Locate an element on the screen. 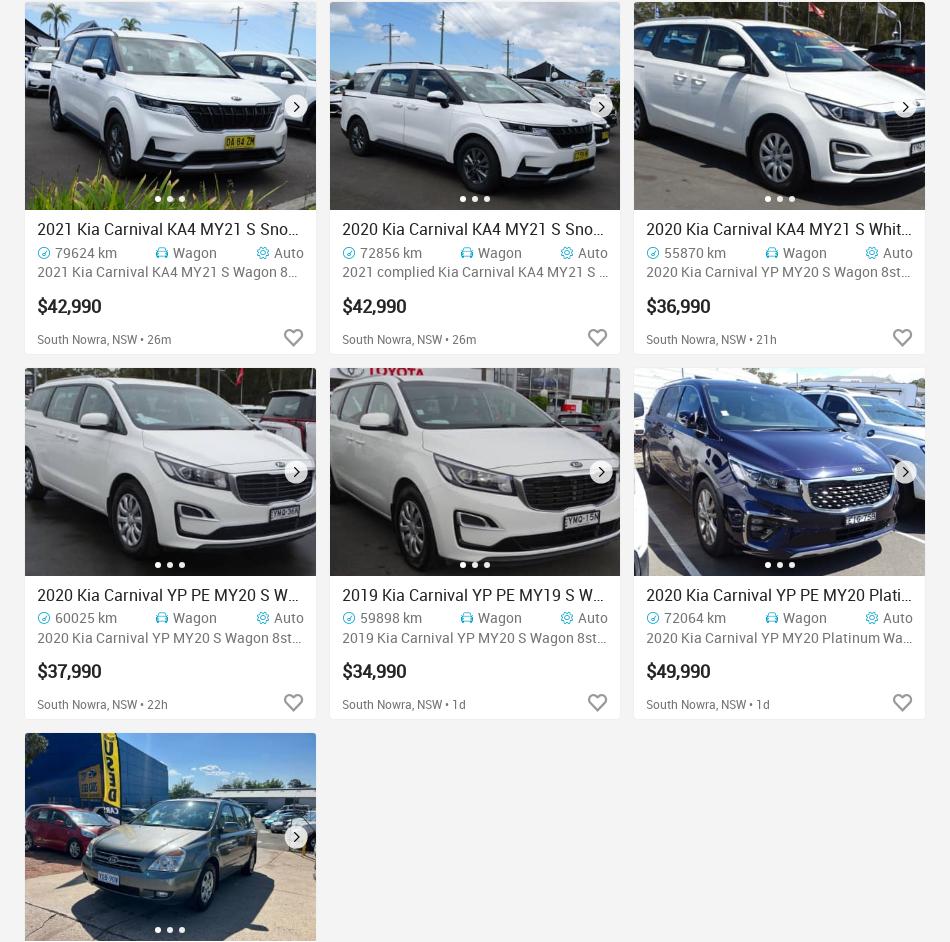  '2020 Kia Carnival YP PE MY20 S White 8 Speed Automatic Wagon' is located at coordinates (270, 594).